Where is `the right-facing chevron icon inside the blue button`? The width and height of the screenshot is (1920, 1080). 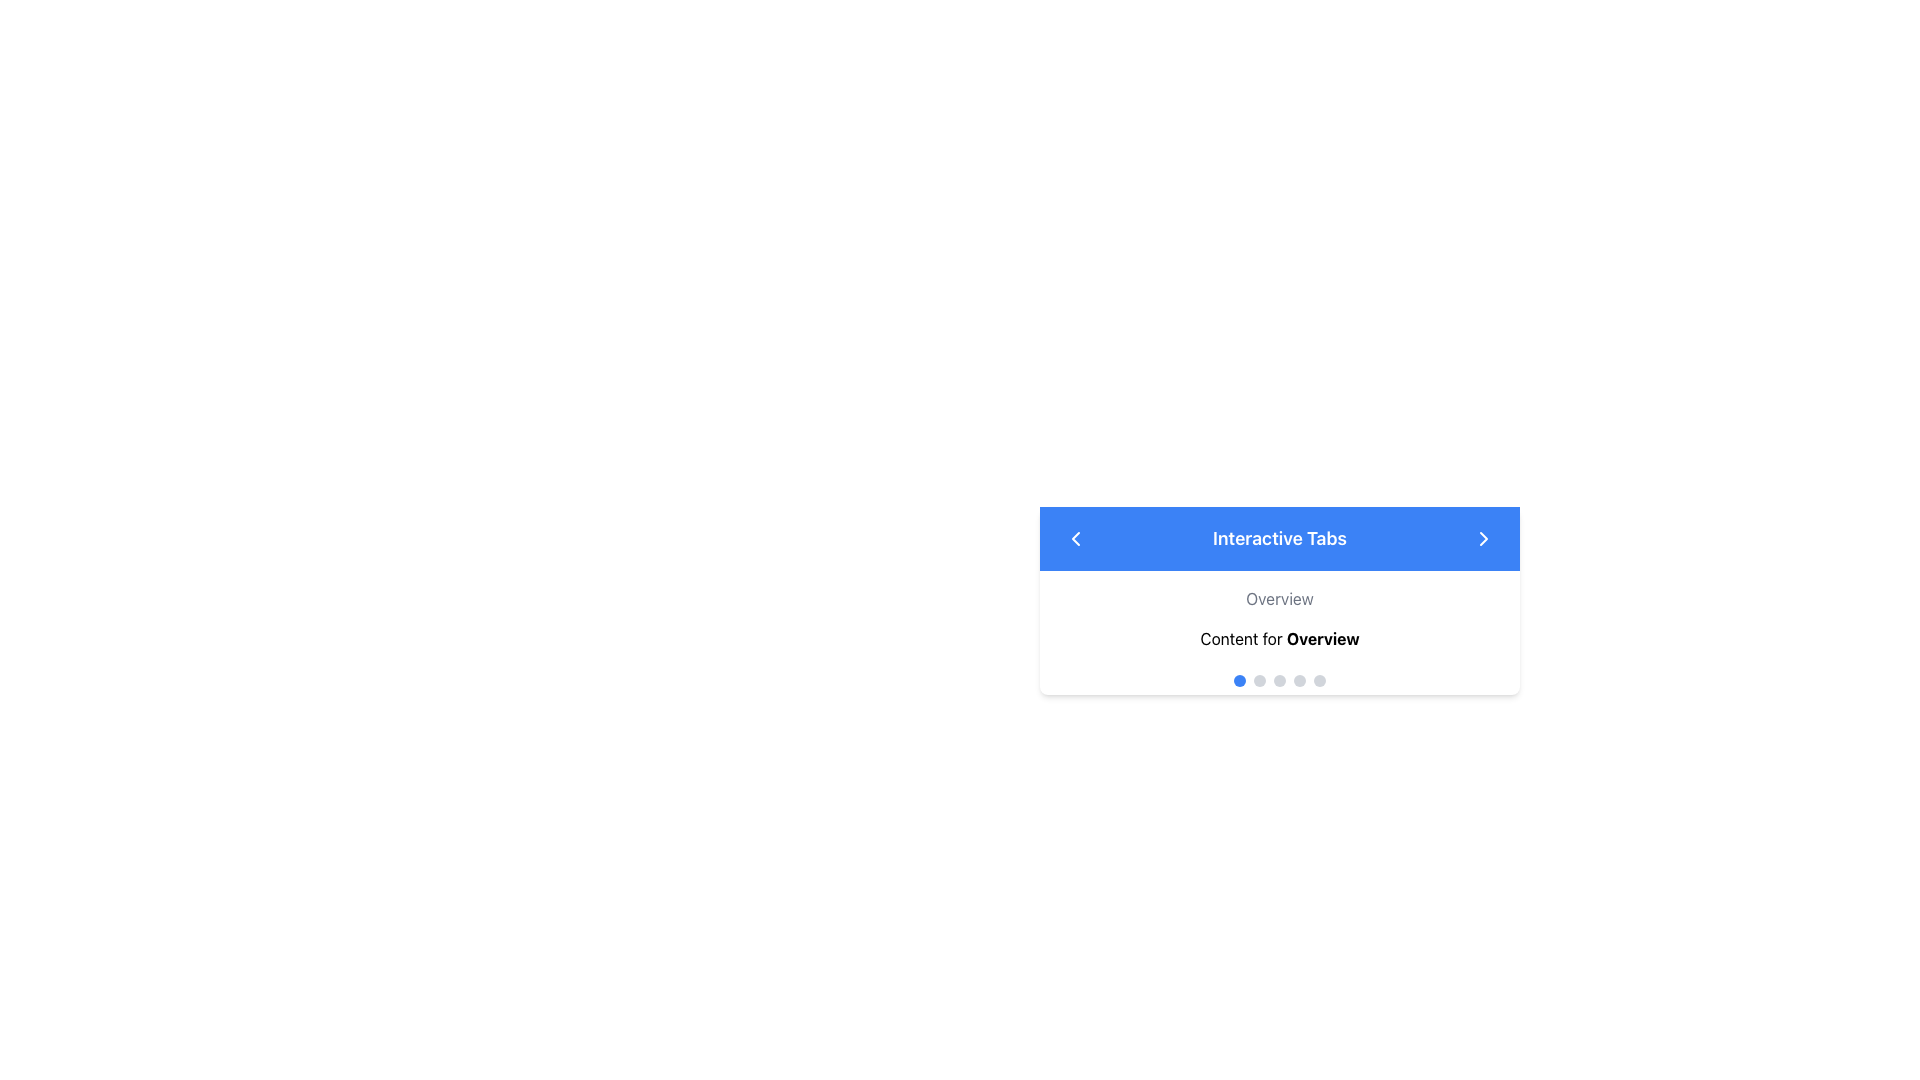
the right-facing chevron icon inside the blue button is located at coordinates (1483, 538).